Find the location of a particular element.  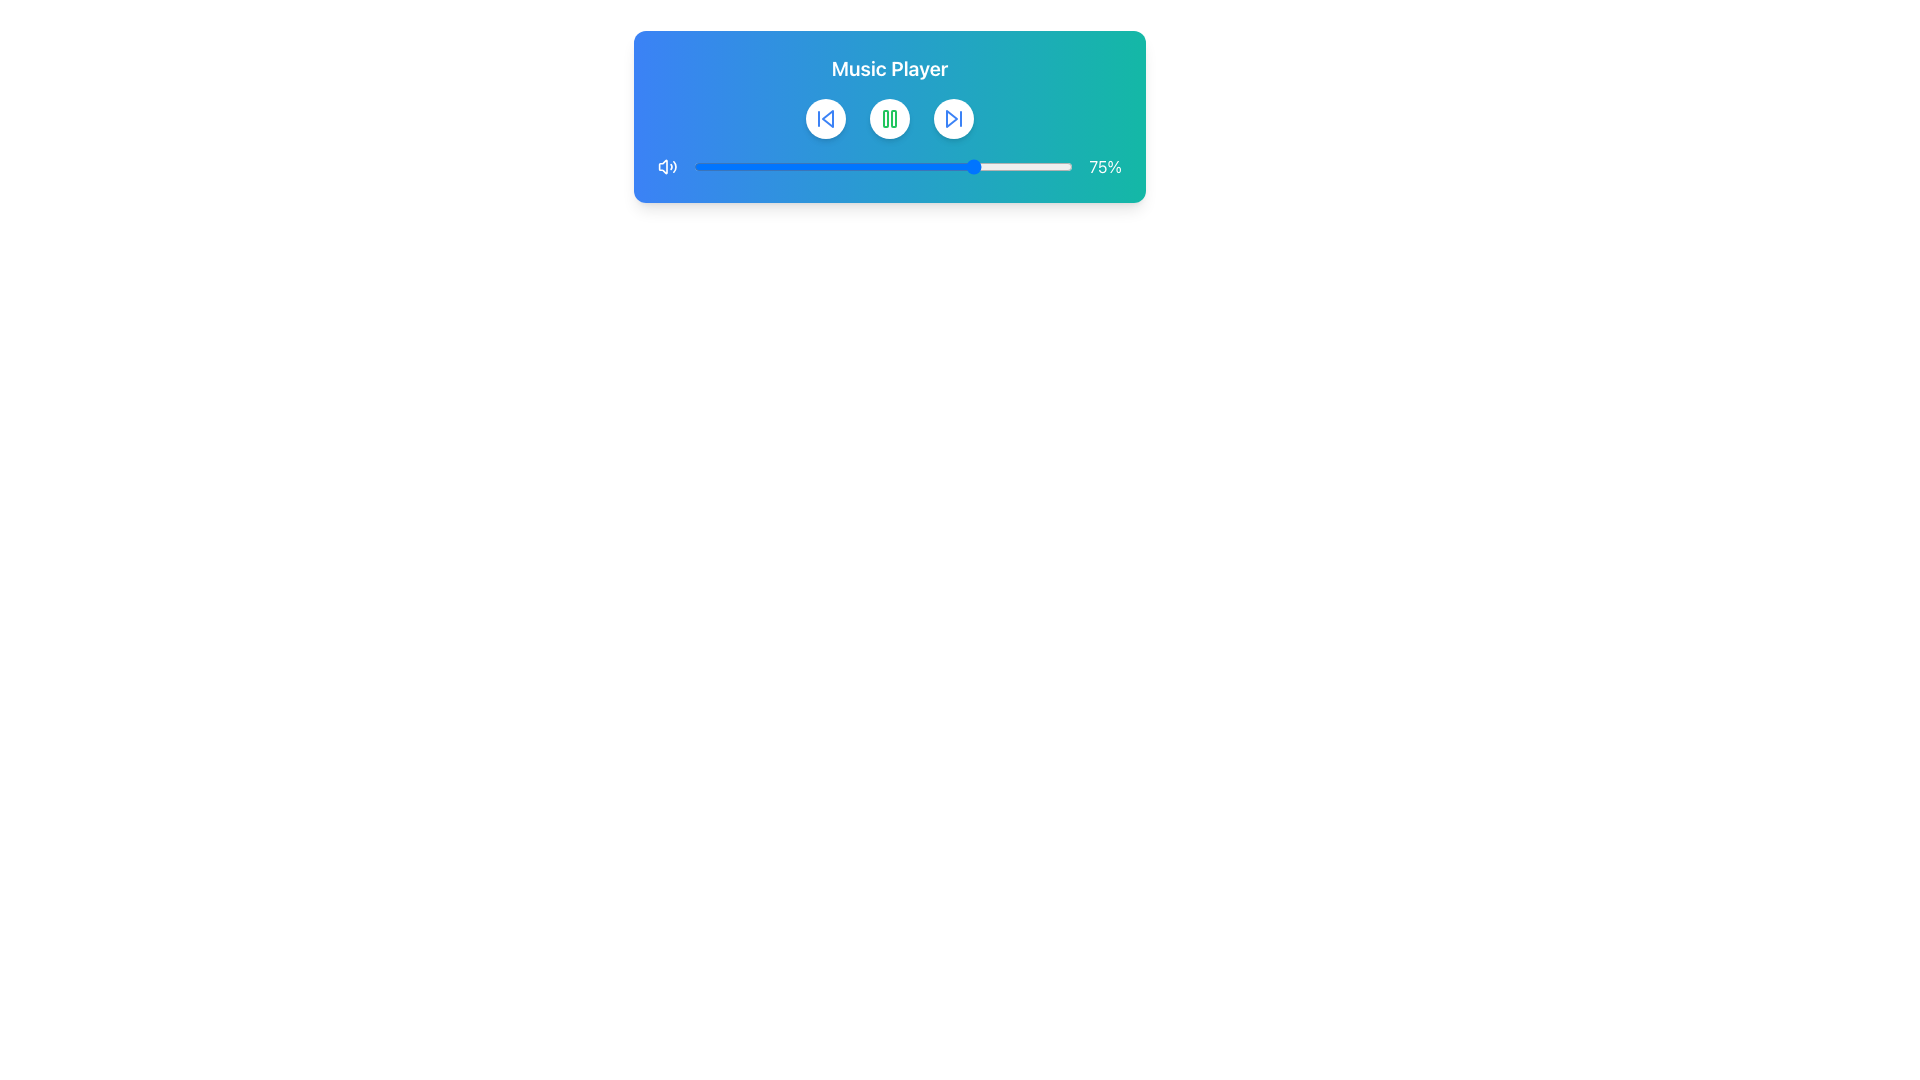

the backward navigation button located to the left of the green play/pause button in the media player interface is located at coordinates (825, 119).